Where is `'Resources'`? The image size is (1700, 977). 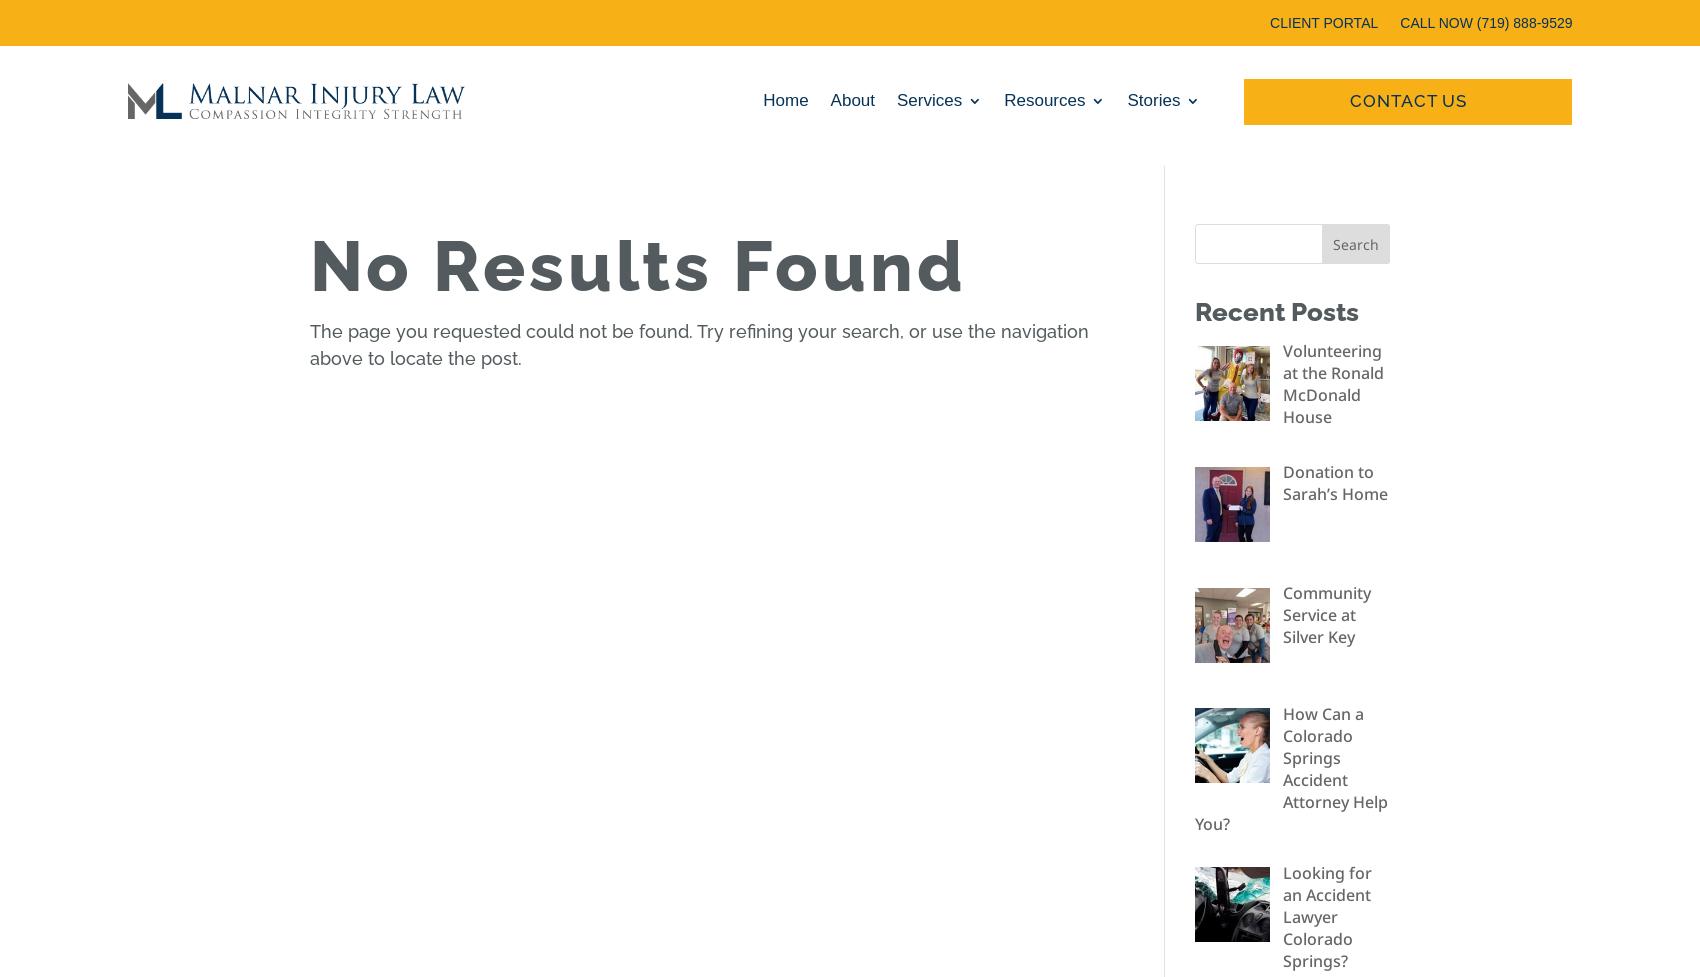
'Resources' is located at coordinates (1043, 105).